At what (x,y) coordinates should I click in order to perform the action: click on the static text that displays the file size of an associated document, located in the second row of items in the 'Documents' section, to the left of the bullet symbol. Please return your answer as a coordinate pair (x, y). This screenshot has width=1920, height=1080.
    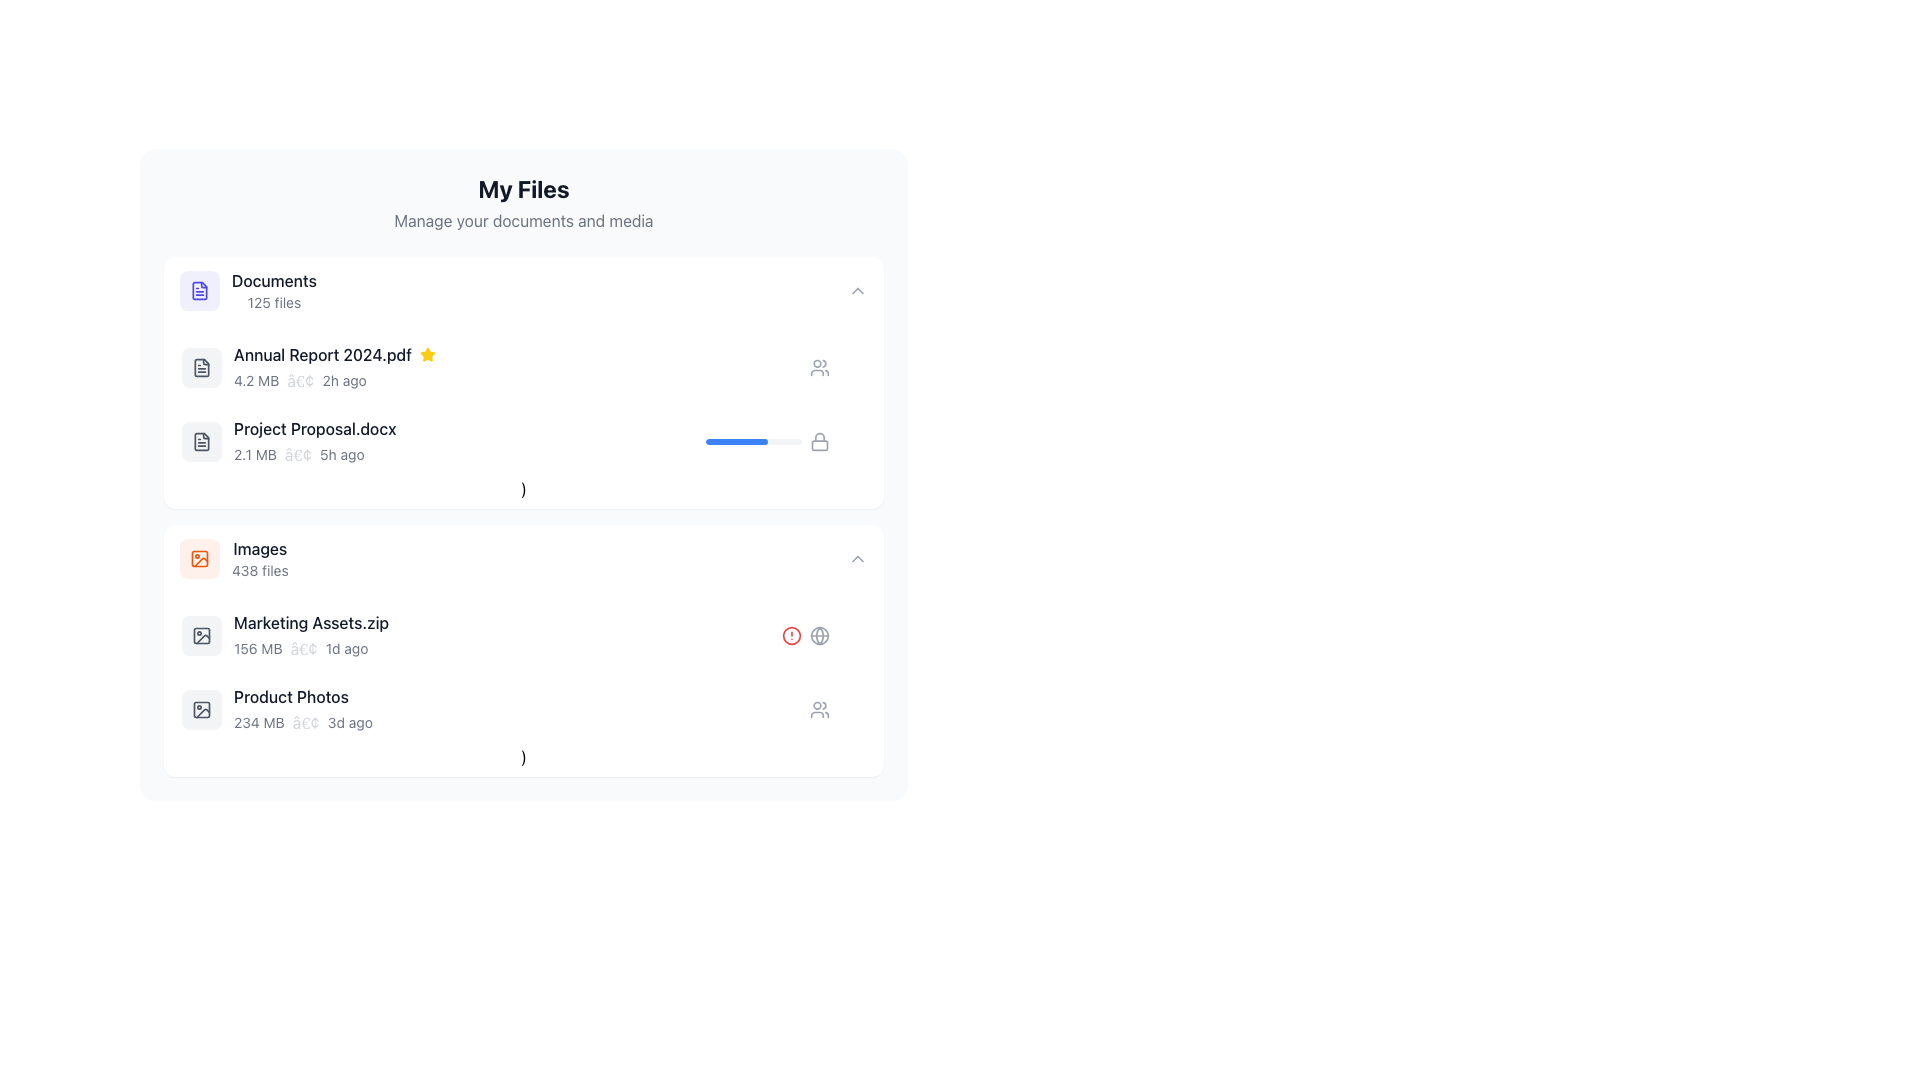
    Looking at the image, I should click on (255, 381).